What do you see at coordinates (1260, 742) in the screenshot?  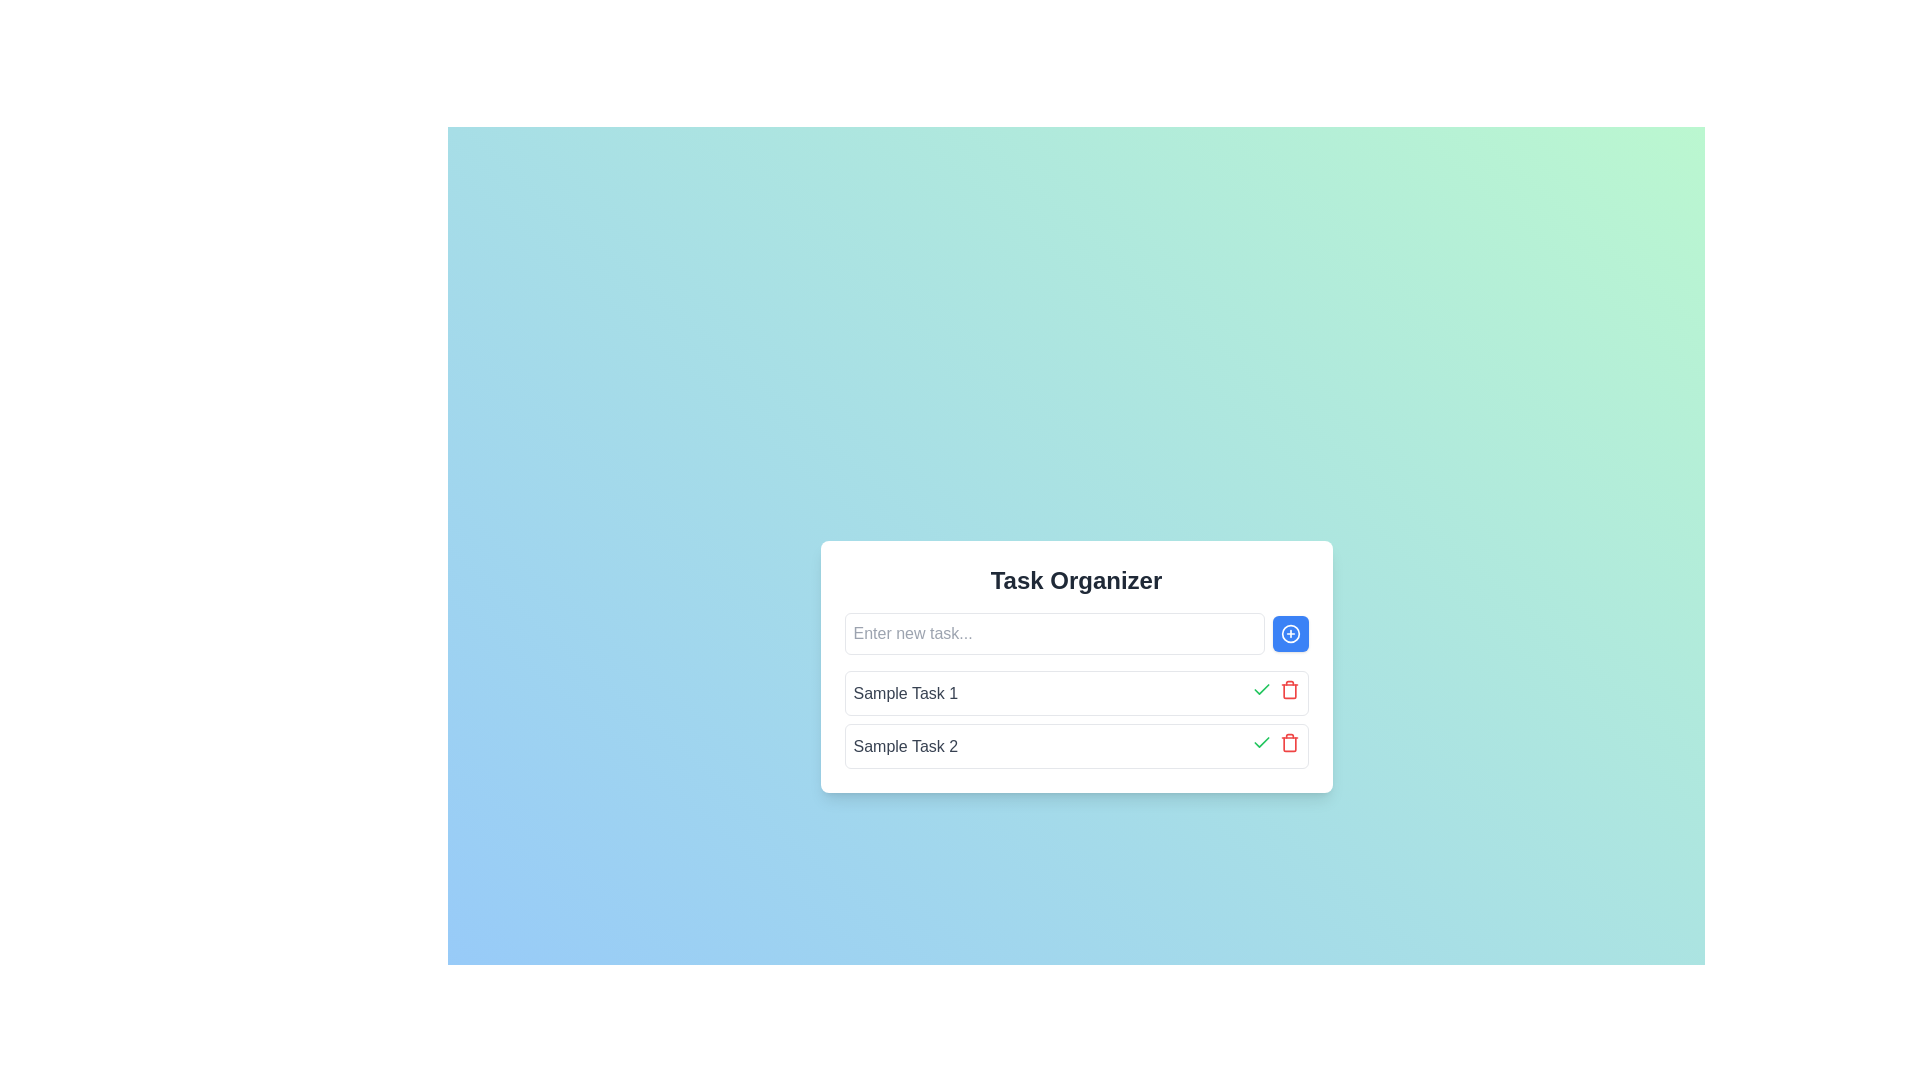 I see `the check icon located to the right side of the task row labeled 'Sample Task 1'` at bounding box center [1260, 742].